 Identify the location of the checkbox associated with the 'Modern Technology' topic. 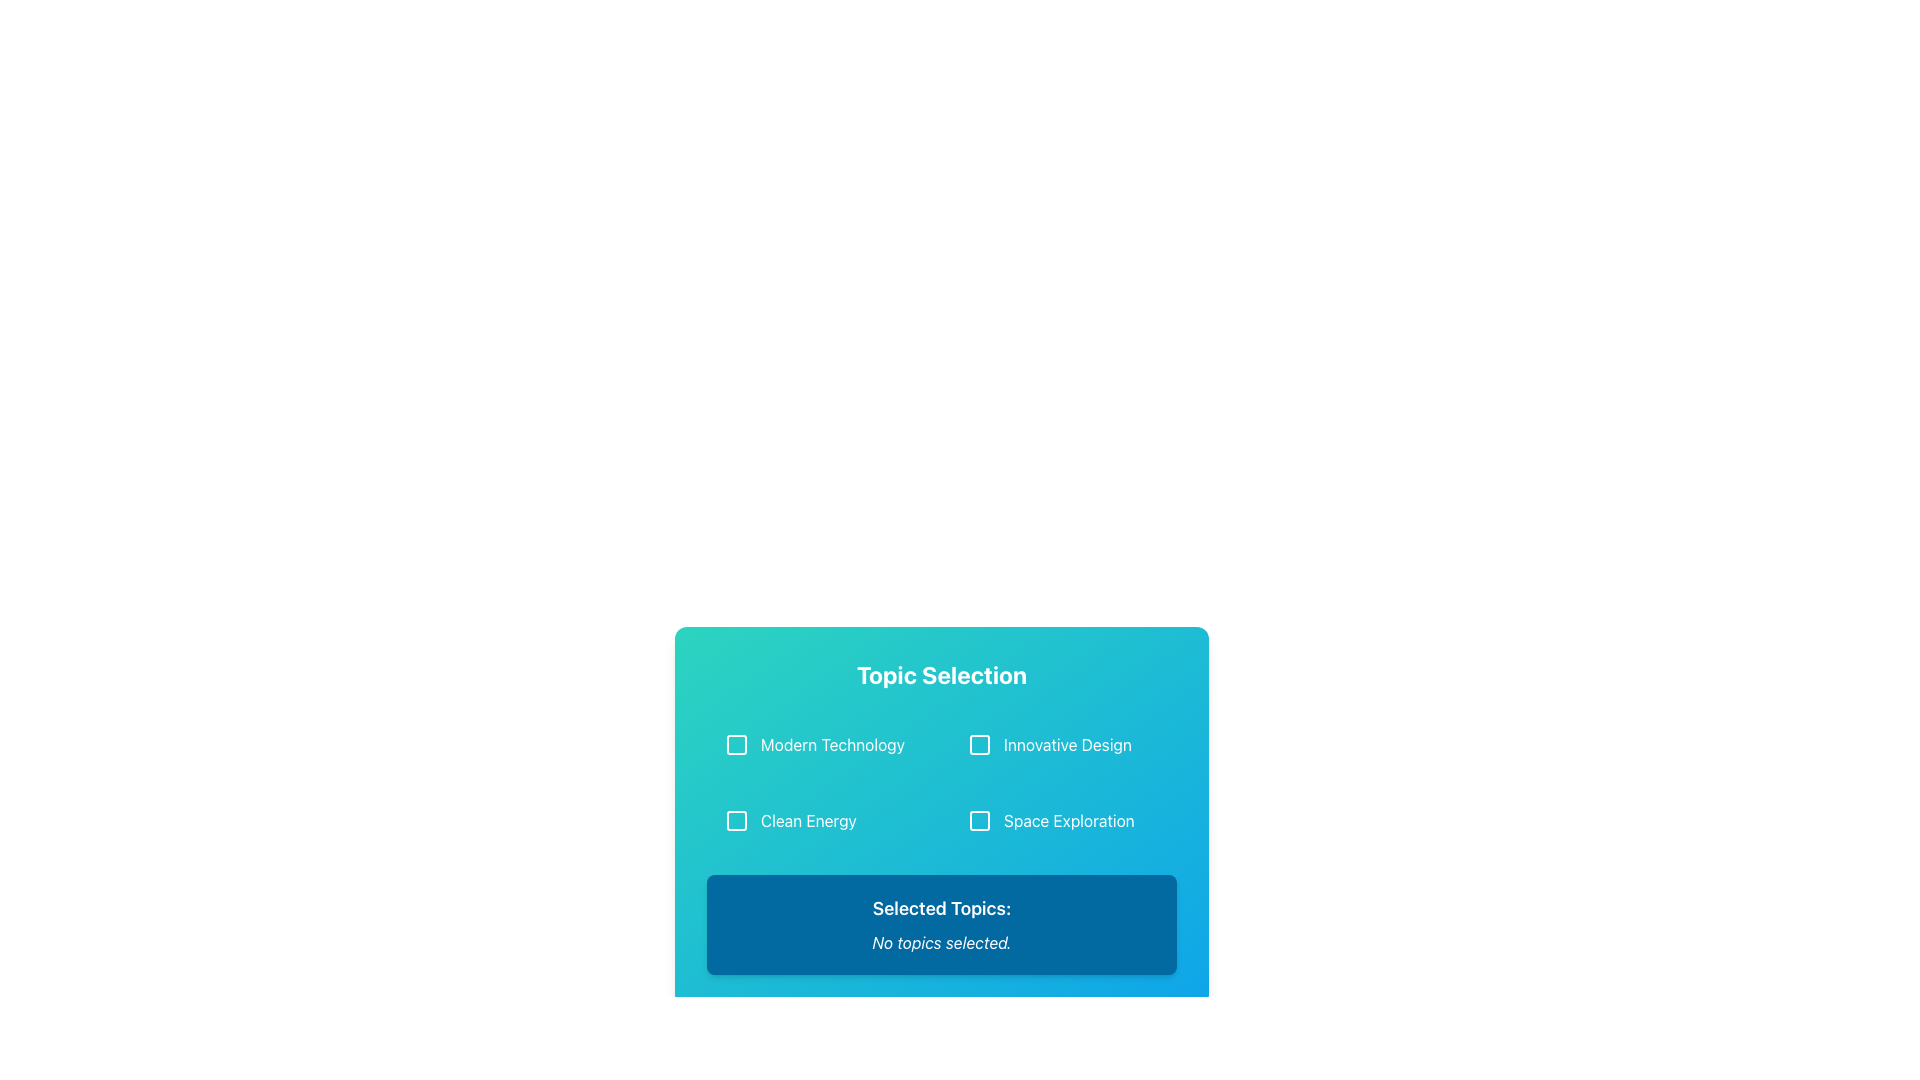
(736, 744).